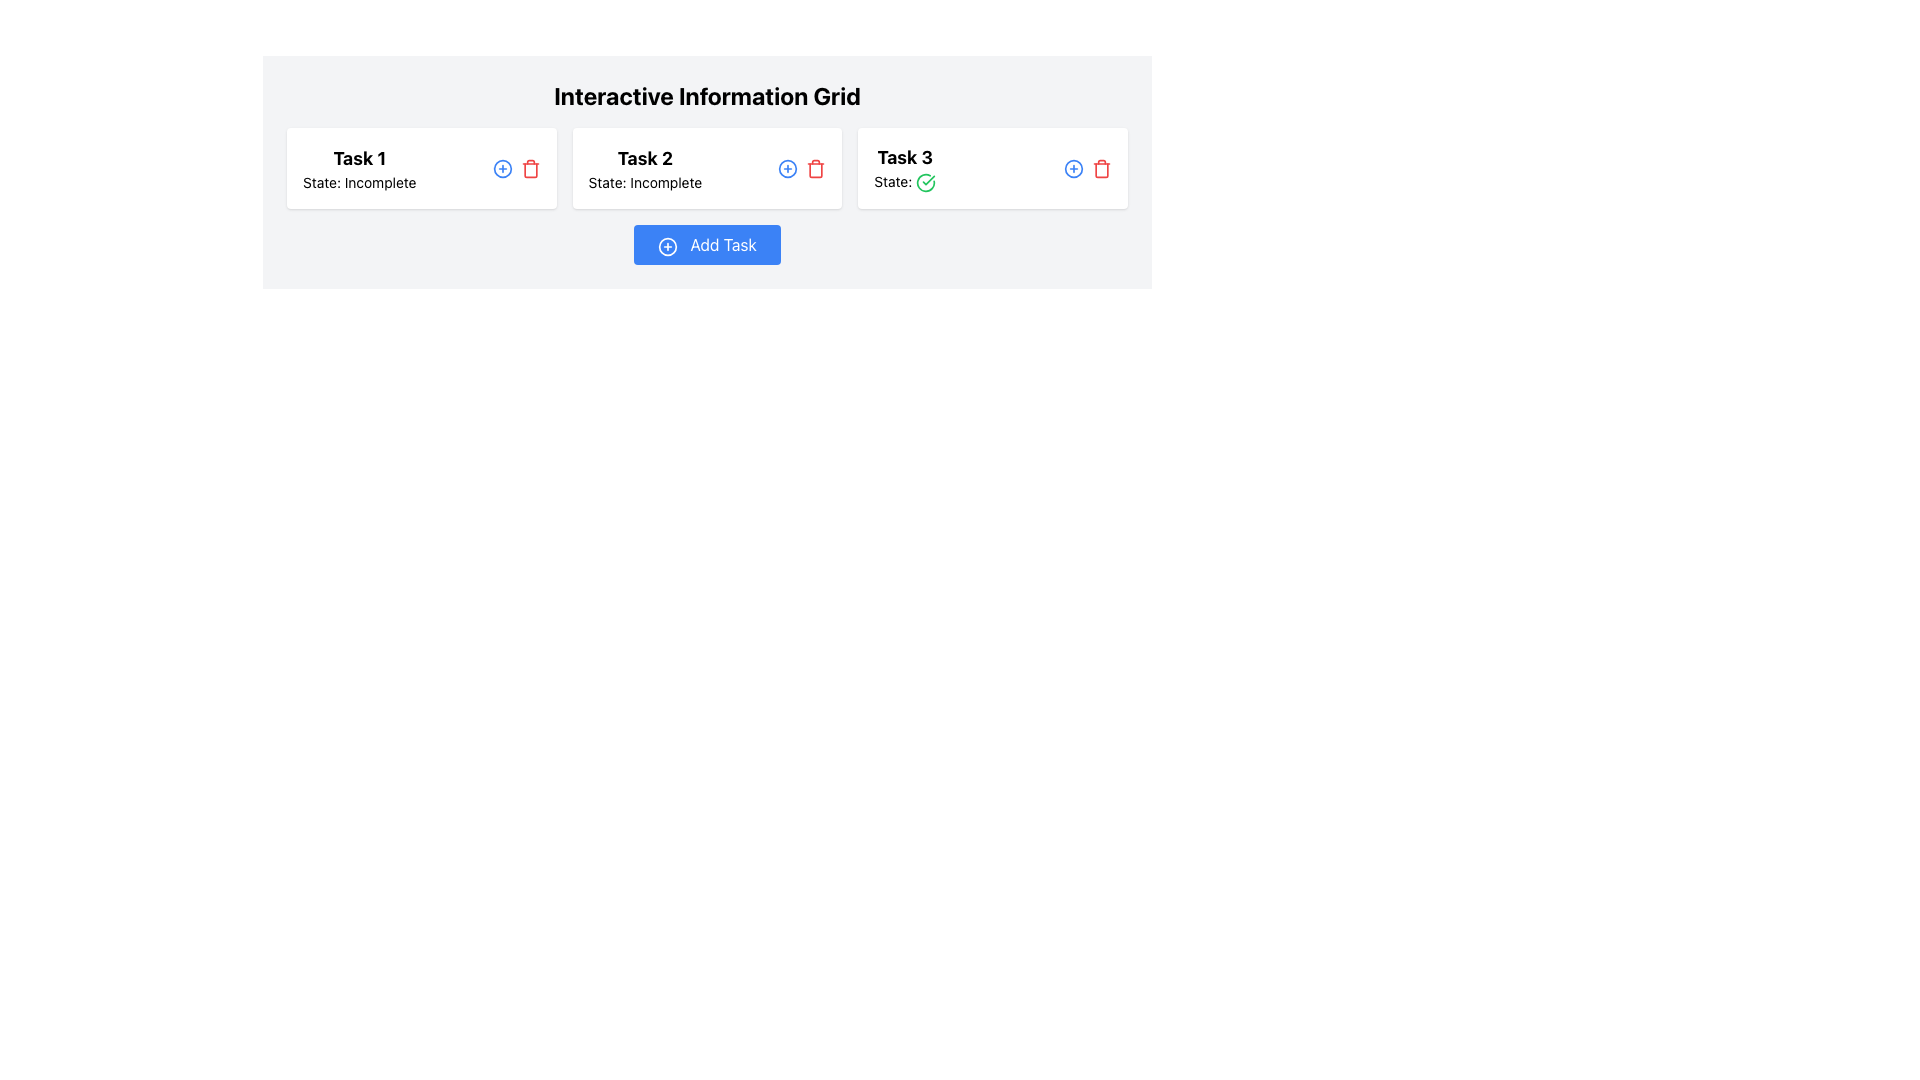 This screenshot has width=1920, height=1080. What do you see at coordinates (925, 183) in the screenshot?
I see `the 'completed' icon indicating the 'checked' state for 'Task 3', located on the far-right side of the task box, right after the label 'State:'` at bounding box center [925, 183].